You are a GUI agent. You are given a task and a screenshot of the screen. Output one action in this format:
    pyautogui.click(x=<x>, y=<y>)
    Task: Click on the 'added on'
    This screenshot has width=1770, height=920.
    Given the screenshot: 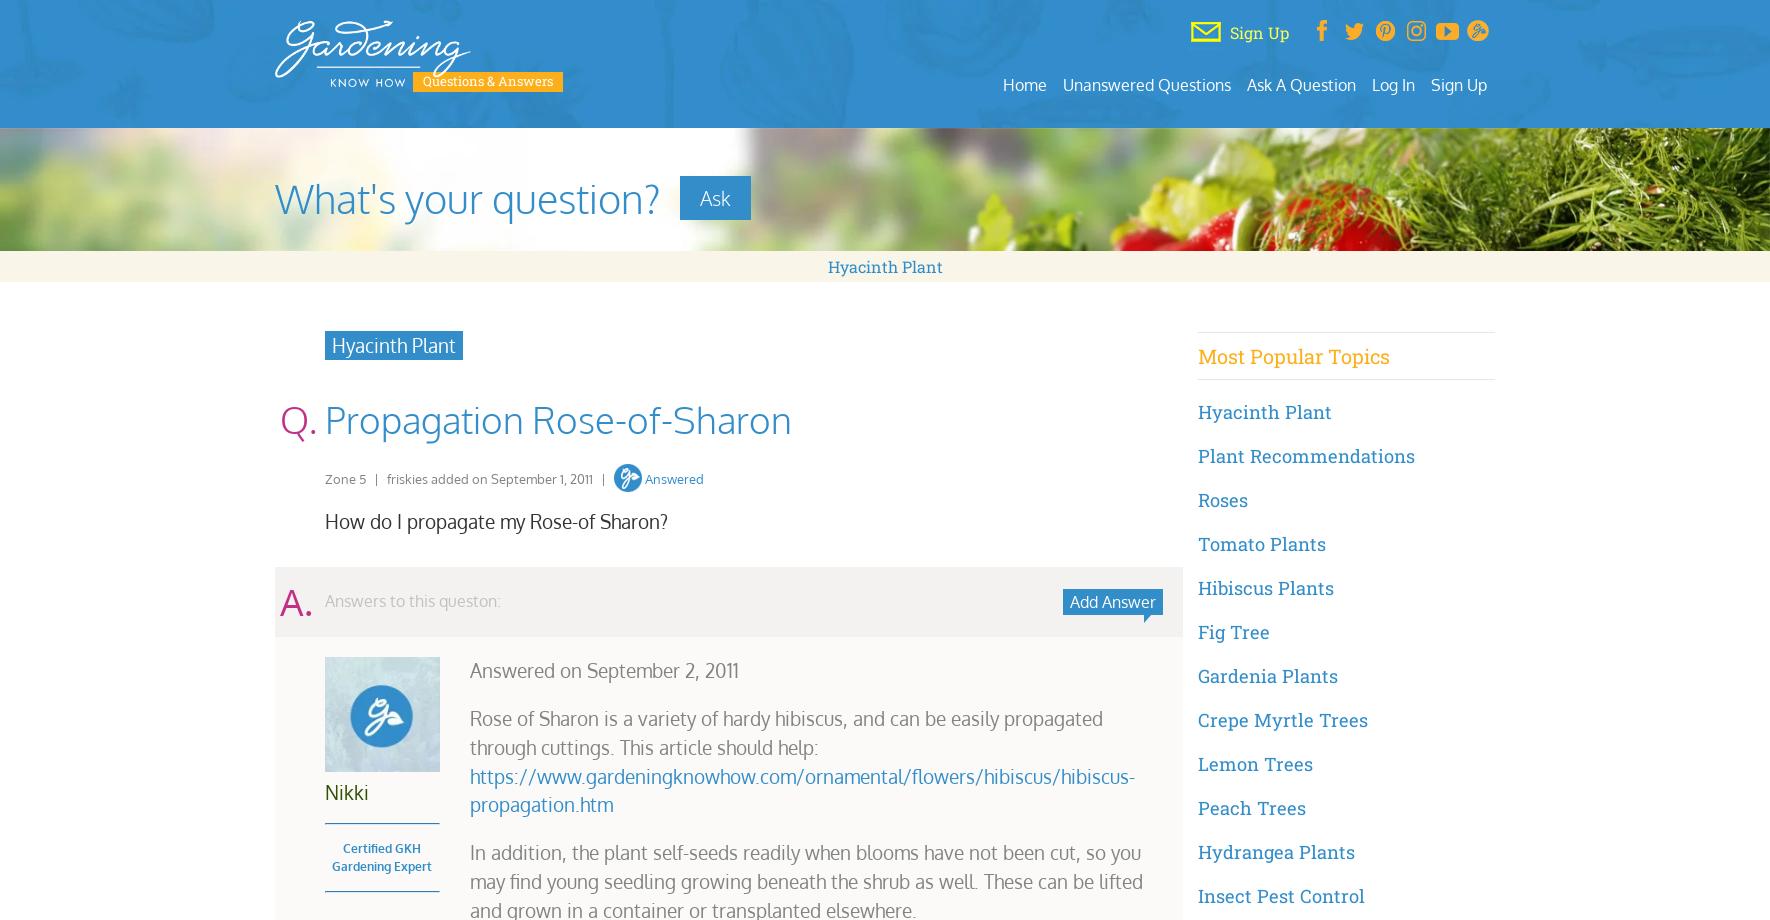 What is the action you would take?
    pyautogui.click(x=459, y=478)
    